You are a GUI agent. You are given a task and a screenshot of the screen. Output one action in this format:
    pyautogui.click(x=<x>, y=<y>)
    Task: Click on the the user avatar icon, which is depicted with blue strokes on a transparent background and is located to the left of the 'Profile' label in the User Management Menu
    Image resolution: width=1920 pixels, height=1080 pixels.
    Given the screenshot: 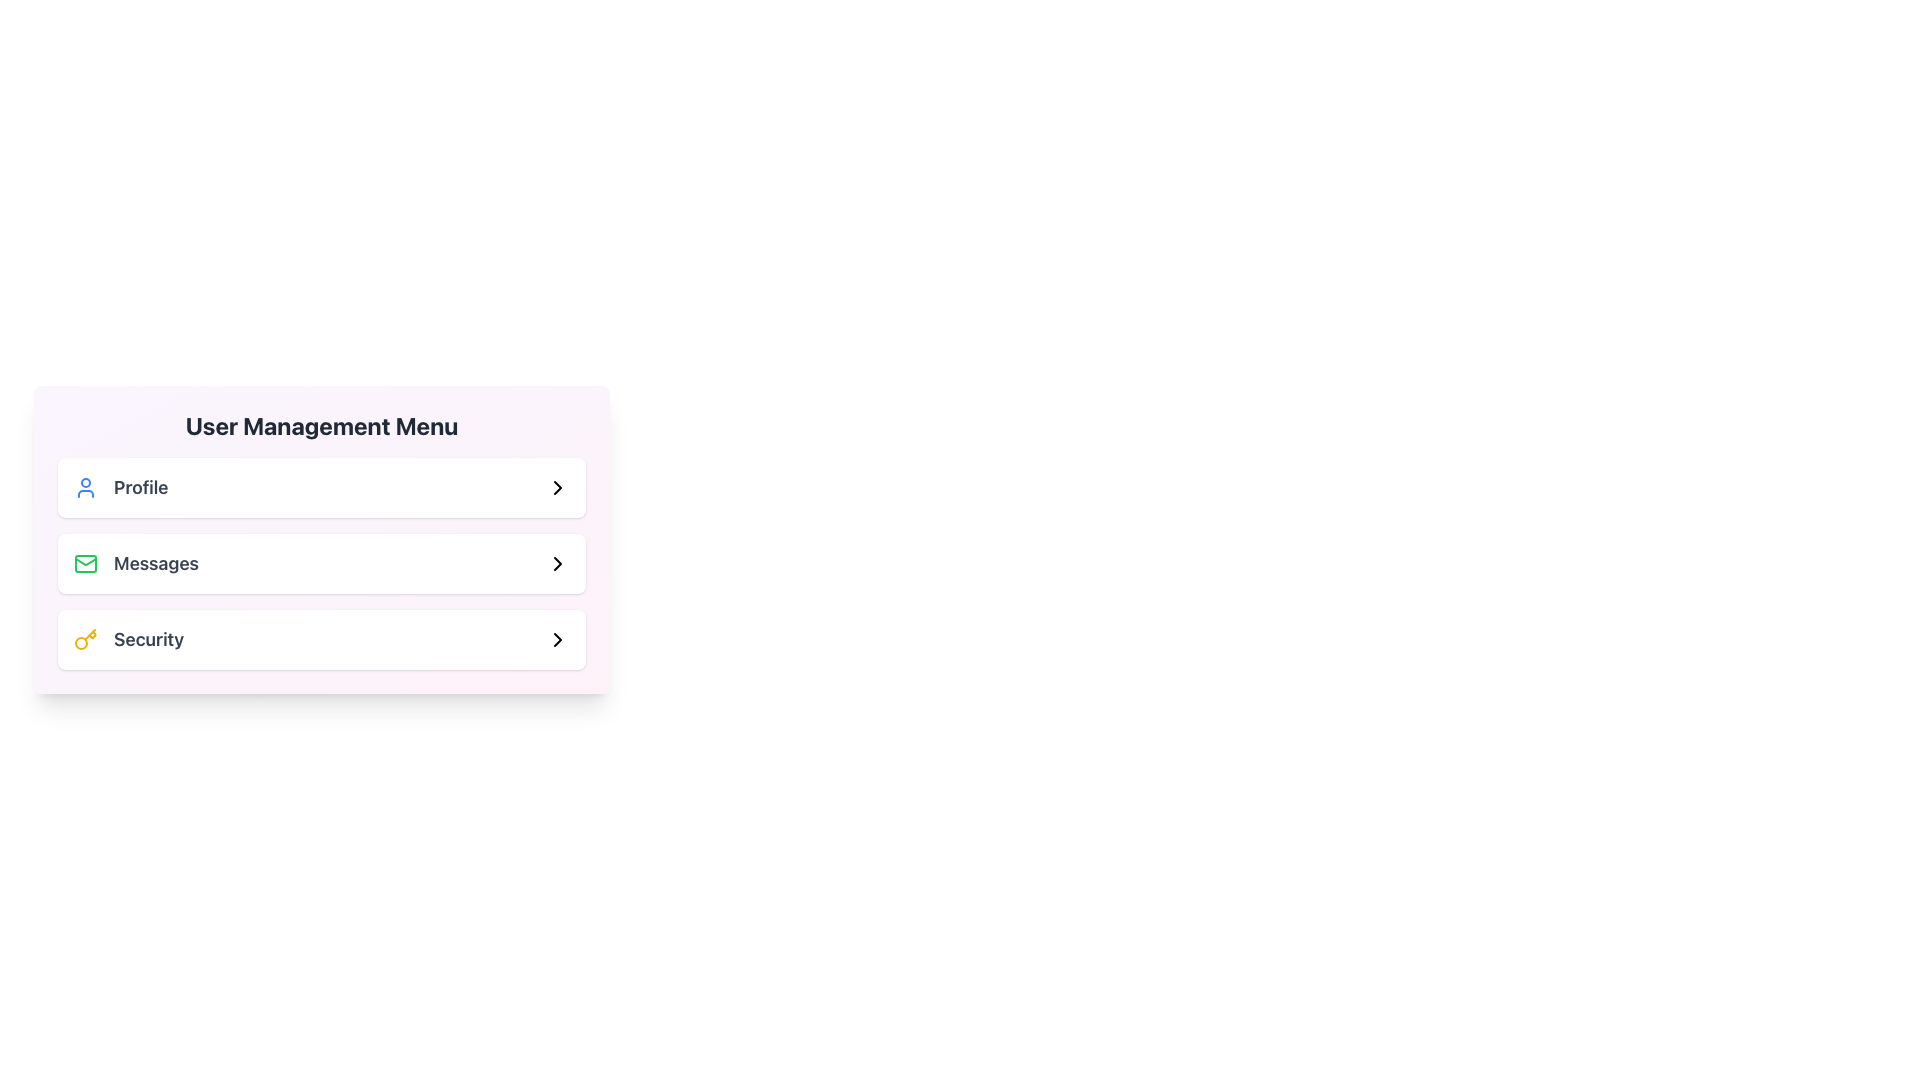 What is the action you would take?
    pyautogui.click(x=85, y=488)
    